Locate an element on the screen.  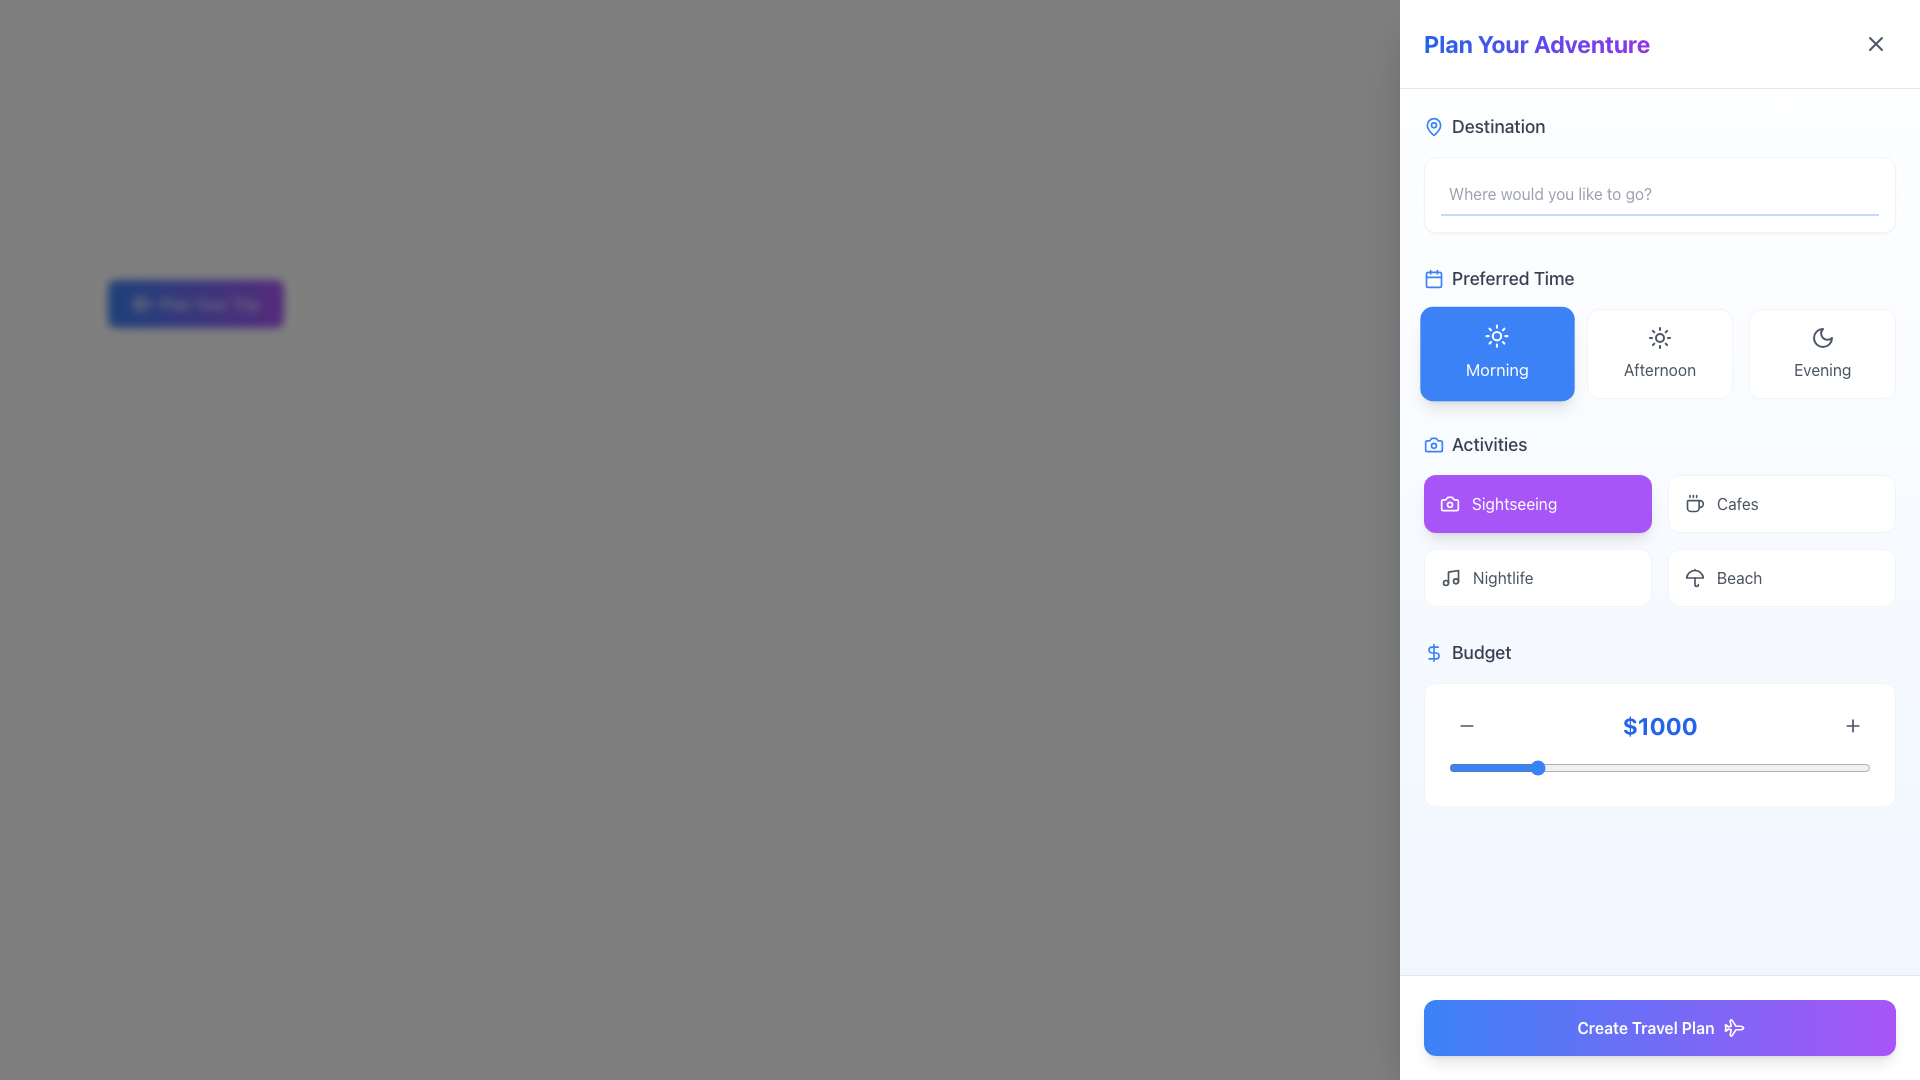
the crescent moon decorative icon located in the 'Preferred Time' group, positioned to the right of the 'Evening' time option is located at coordinates (1822, 337).